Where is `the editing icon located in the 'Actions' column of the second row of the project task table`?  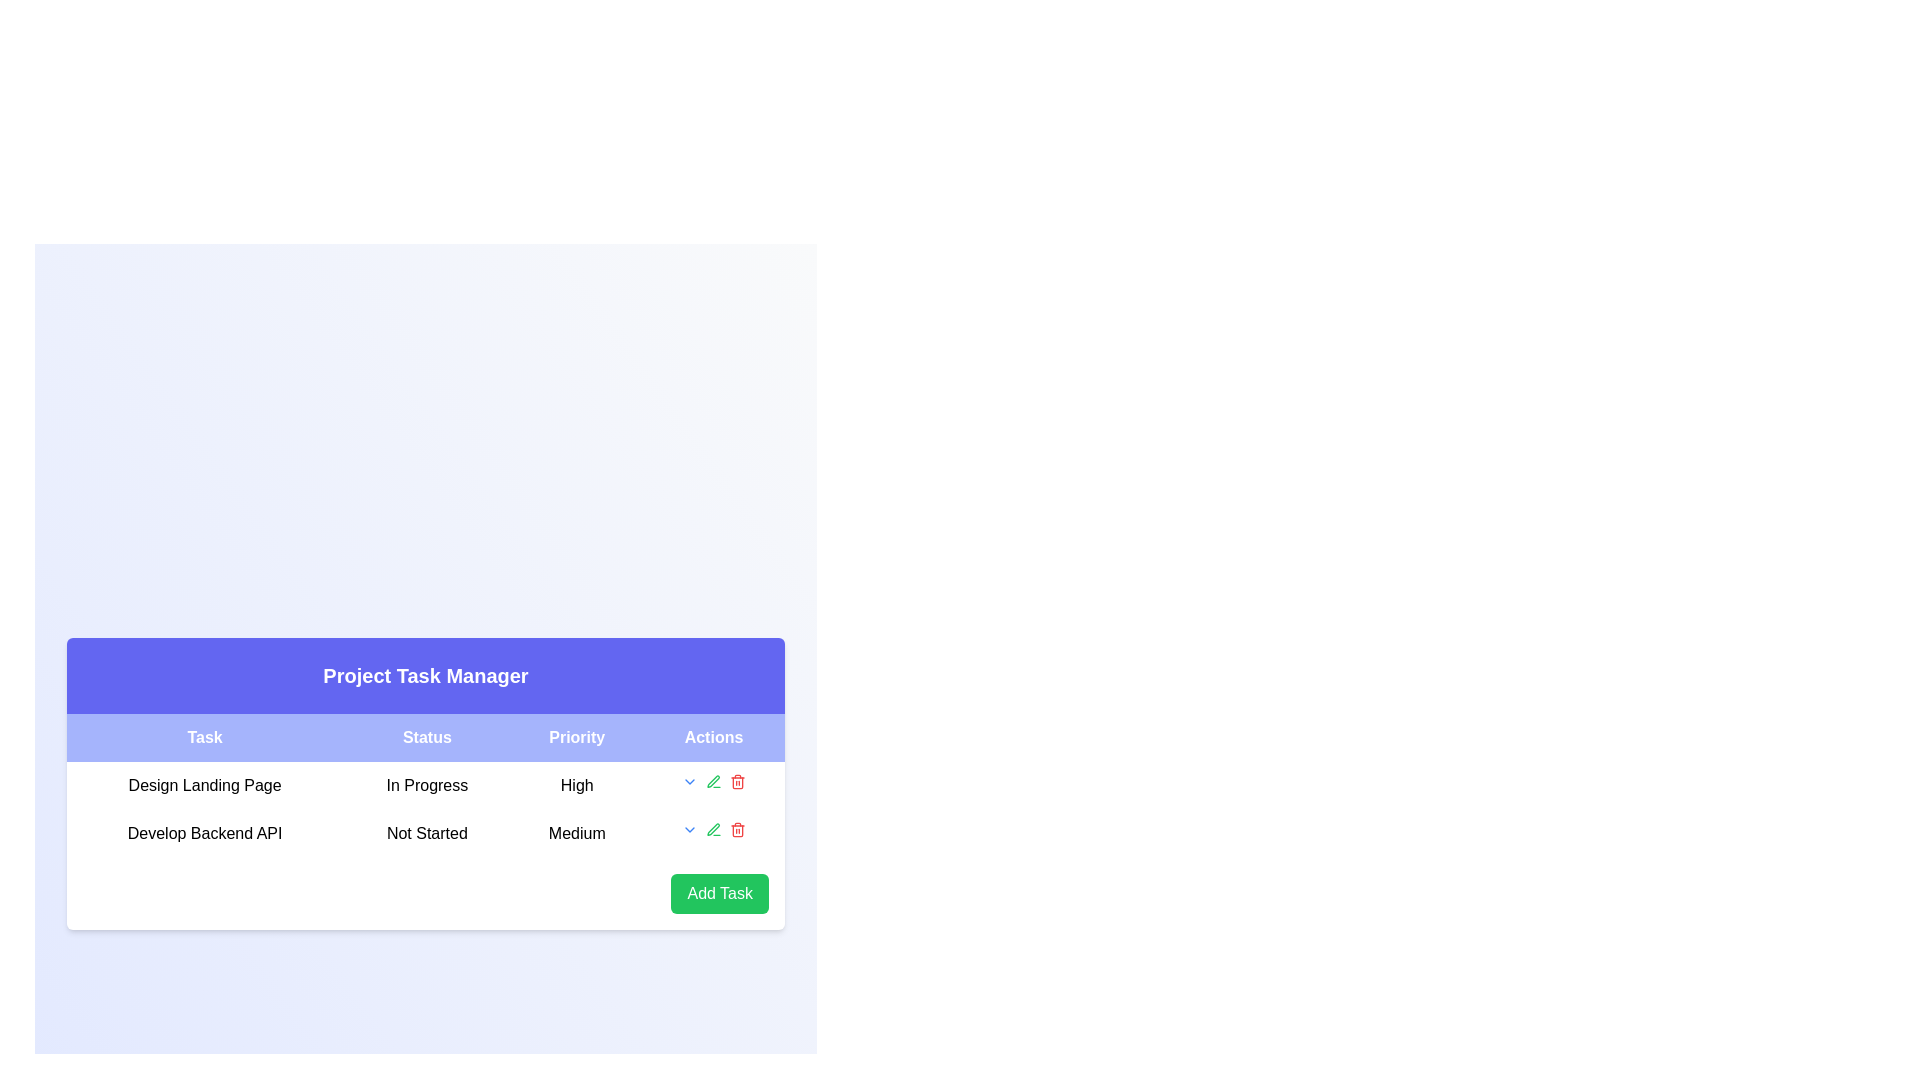 the editing icon located in the 'Actions' column of the second row of the project task table is located at coordinates (713, 780).